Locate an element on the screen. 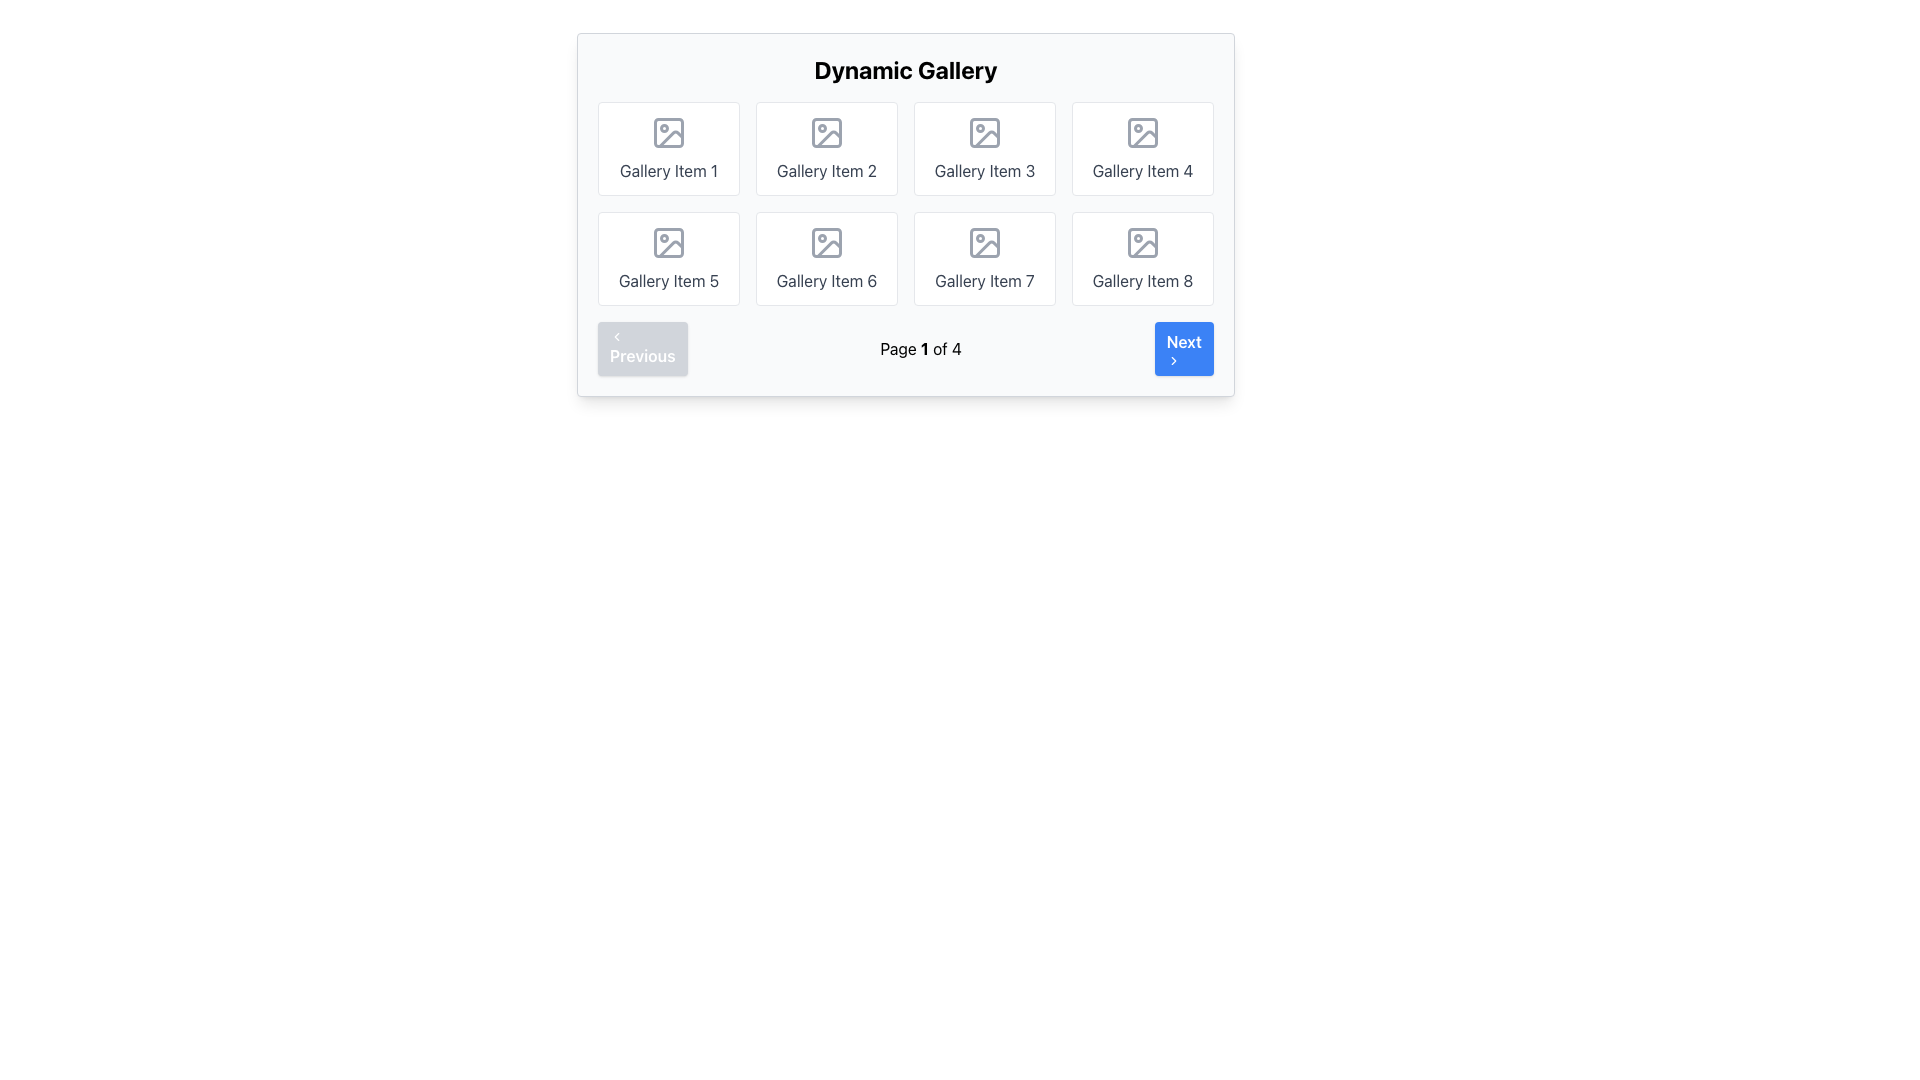 The height and width of the screenshot is (1080, 1920). label of the Text label that identifies the second gallery item in the grid, positioned under the second gallery item in the first row is located at coordinates (826, 169).